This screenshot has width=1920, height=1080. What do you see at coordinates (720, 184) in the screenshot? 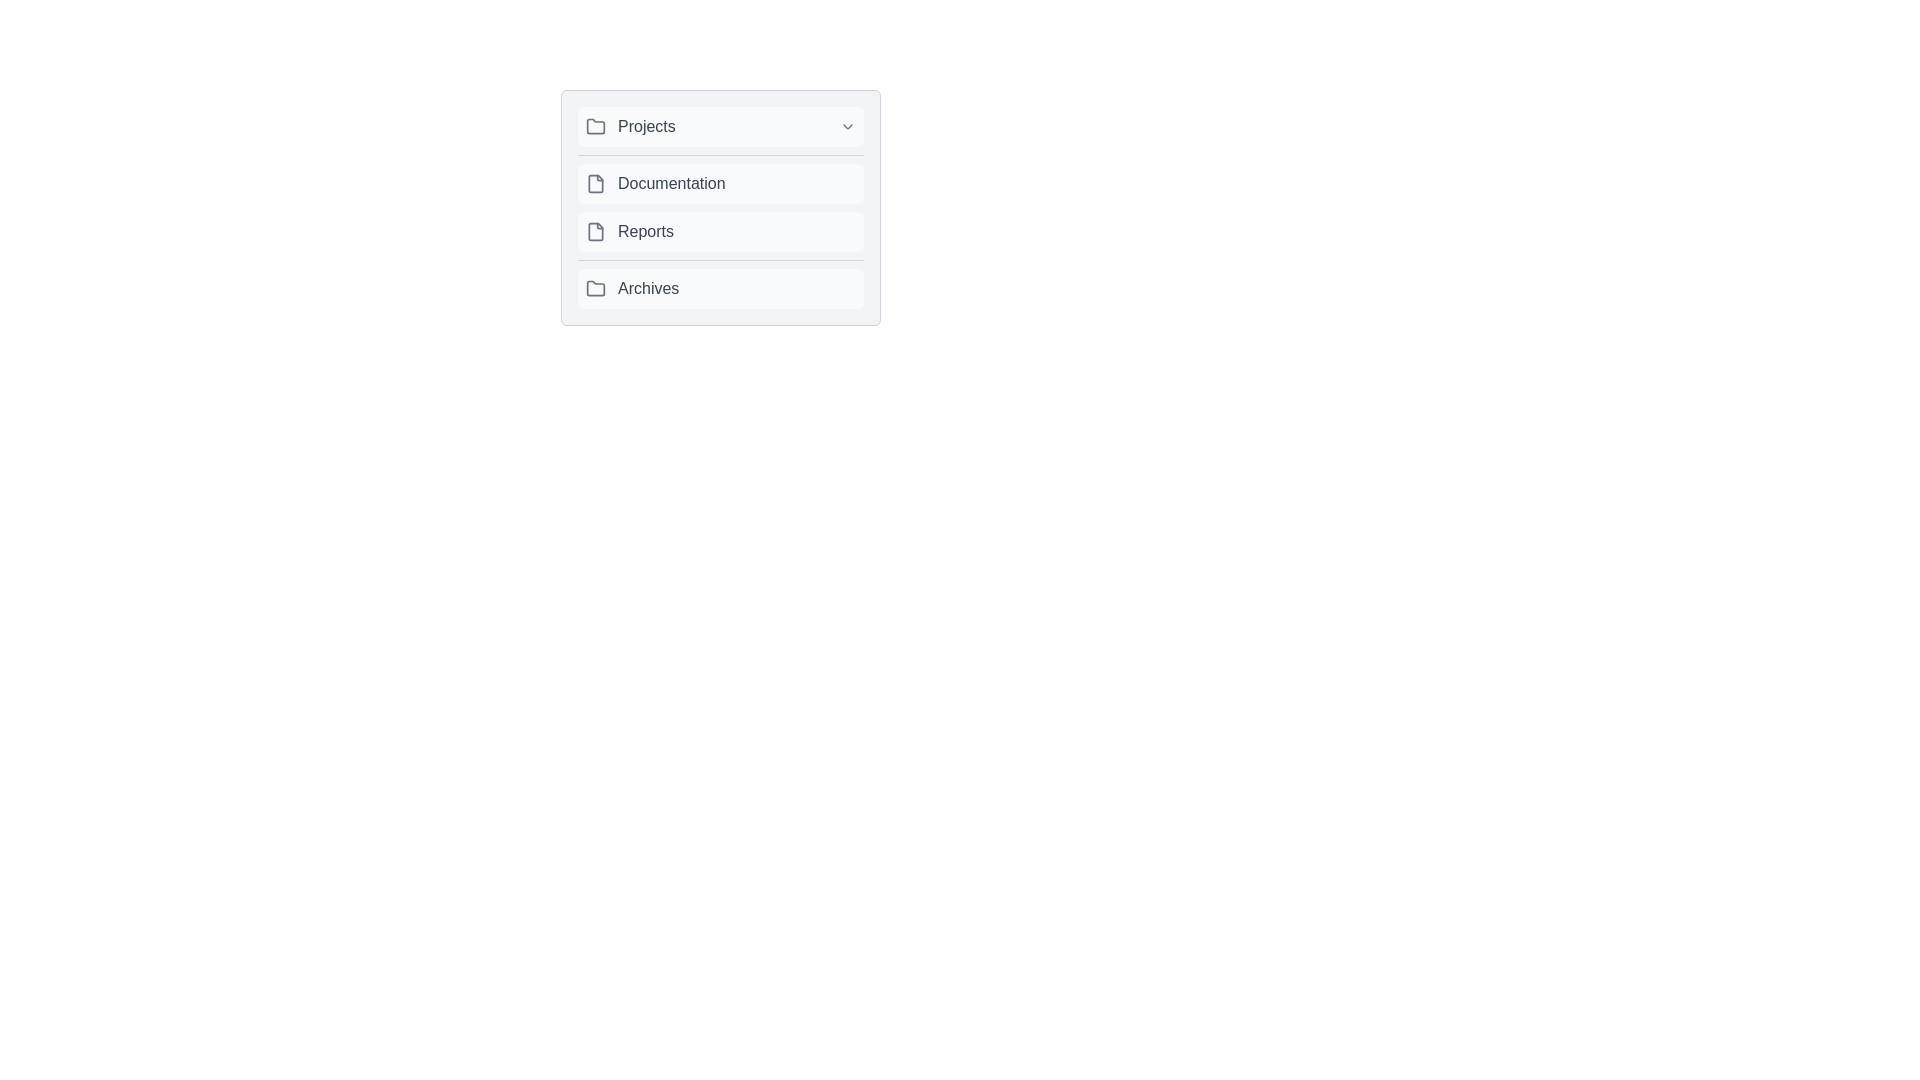
I see `the 'Documentation' menu item, which has a light gray background, rounded corners, and a document file icon to the left of the text styled in darker gray and bold font` at bounding box center [720, 184].